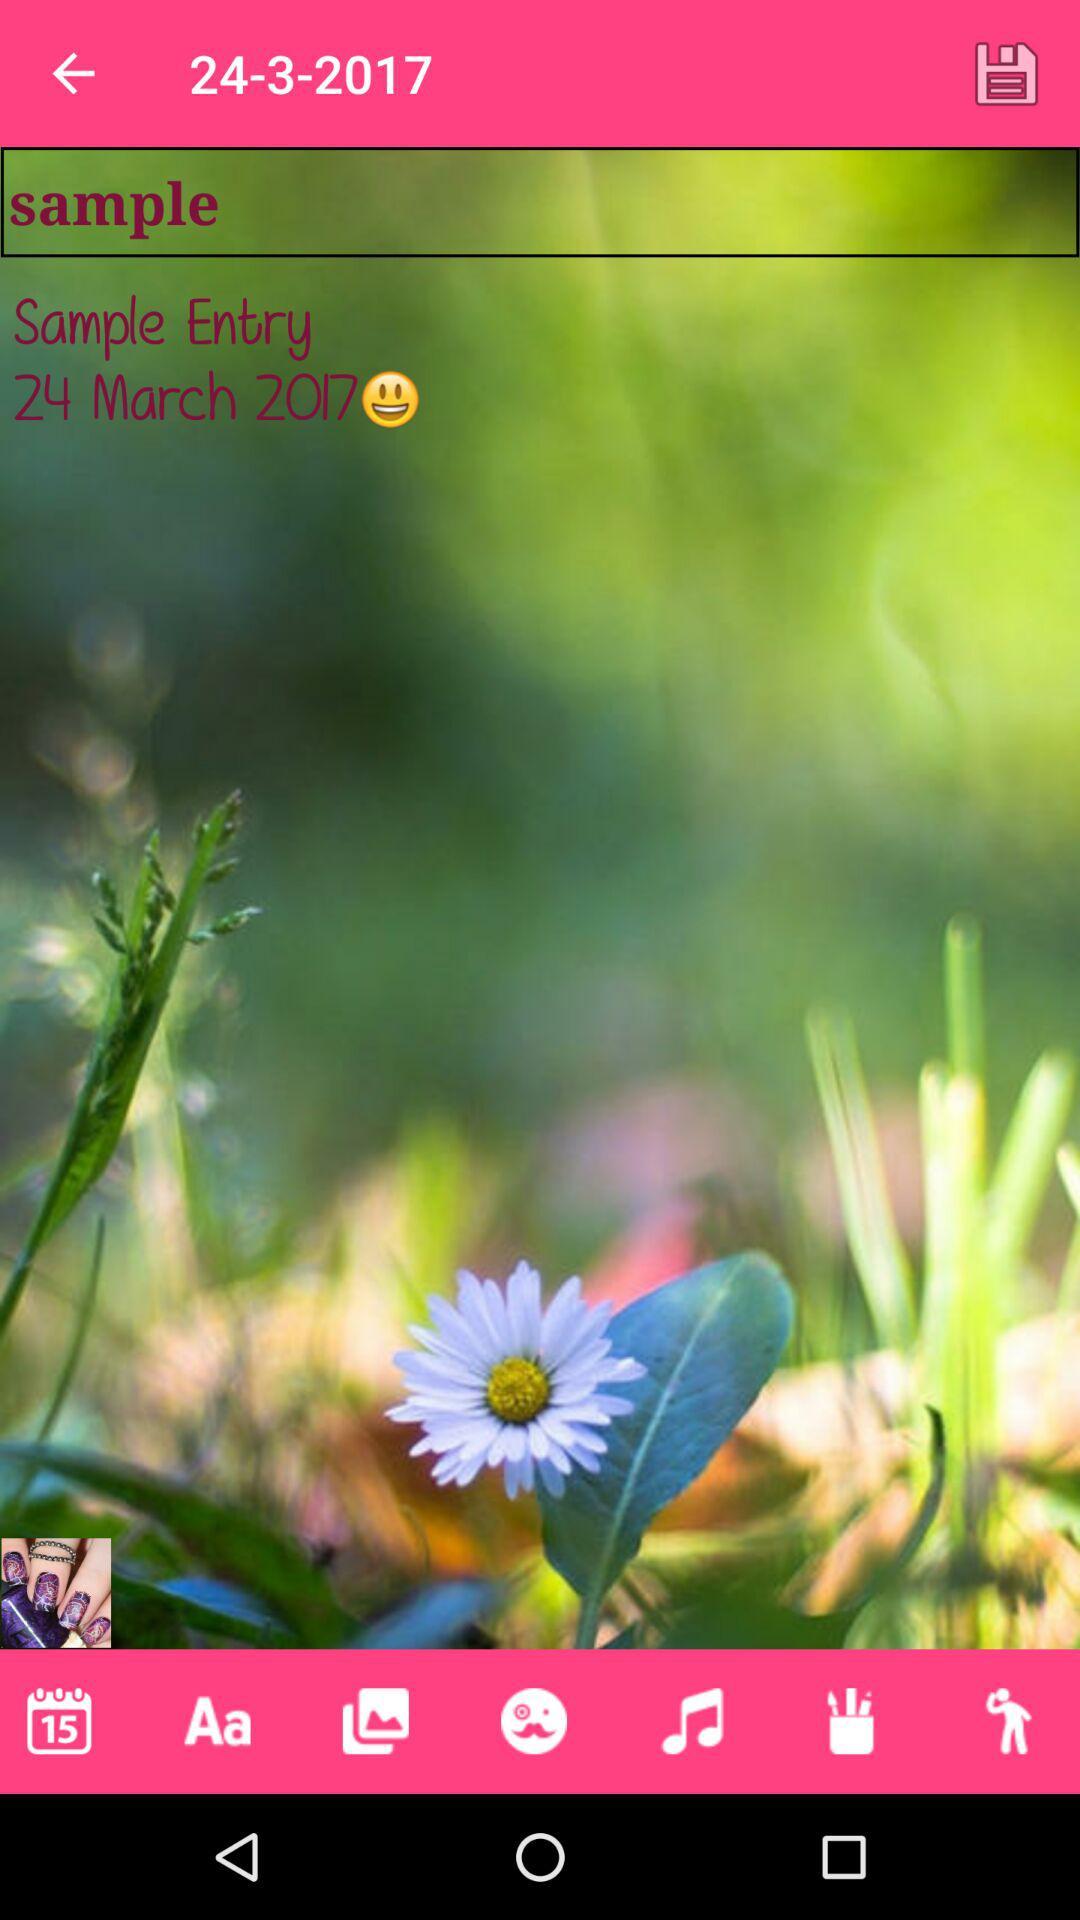 This screenshot has width=1080, height=1920. Describe the element at coordinates (1006, 73) in the screenshot. I see `the item next to 24-3-2017 app` at that location.